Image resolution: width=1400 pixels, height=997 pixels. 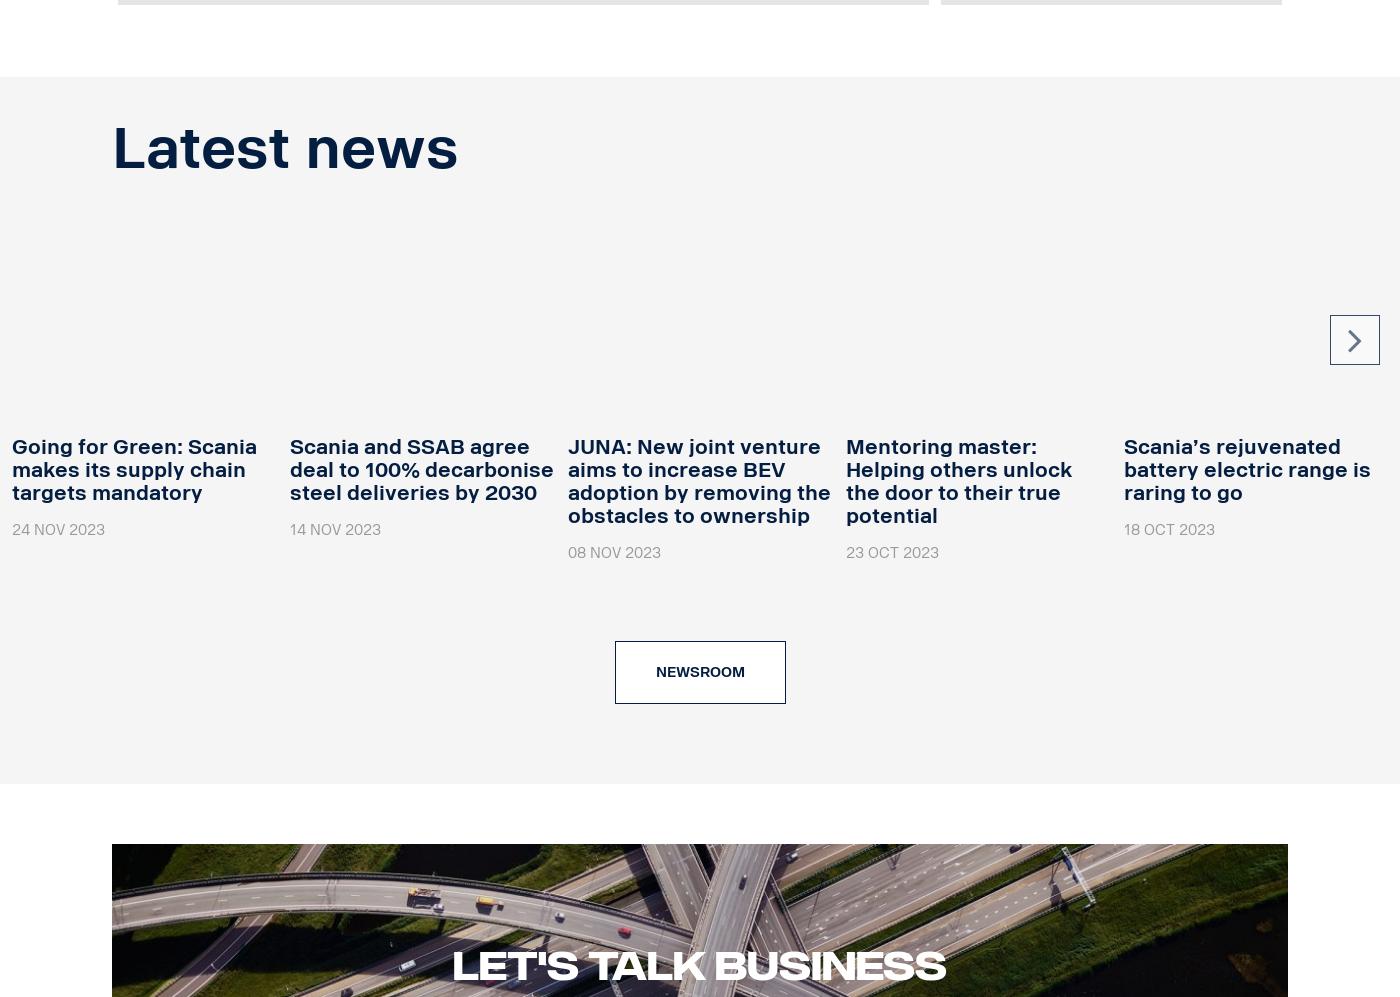 What do you see at coordinates (421, 468) in the screenshot?
I see `'Scania and SSAB agree deal to 100% decarbonise steel deliveries by 2030'` at bounding box center [421, 468].